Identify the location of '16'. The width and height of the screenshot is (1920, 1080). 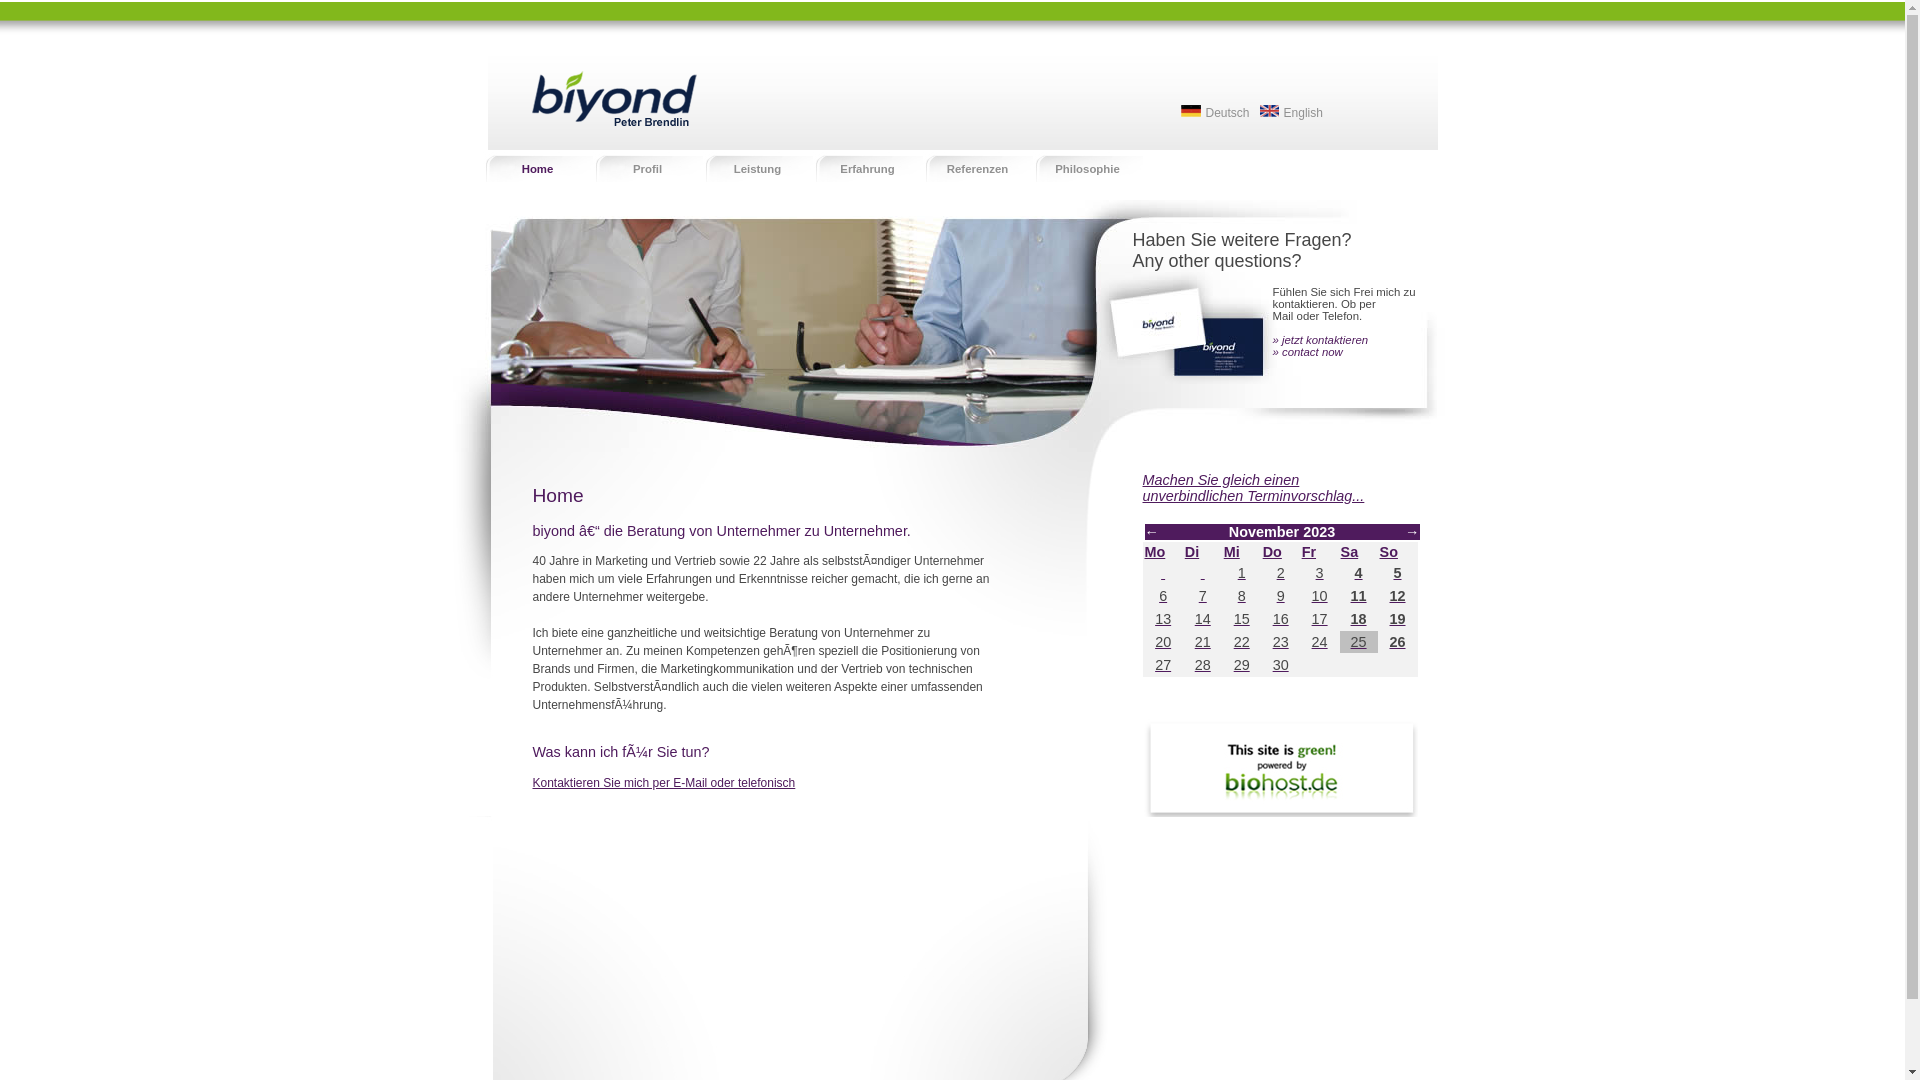
(1281, 617).